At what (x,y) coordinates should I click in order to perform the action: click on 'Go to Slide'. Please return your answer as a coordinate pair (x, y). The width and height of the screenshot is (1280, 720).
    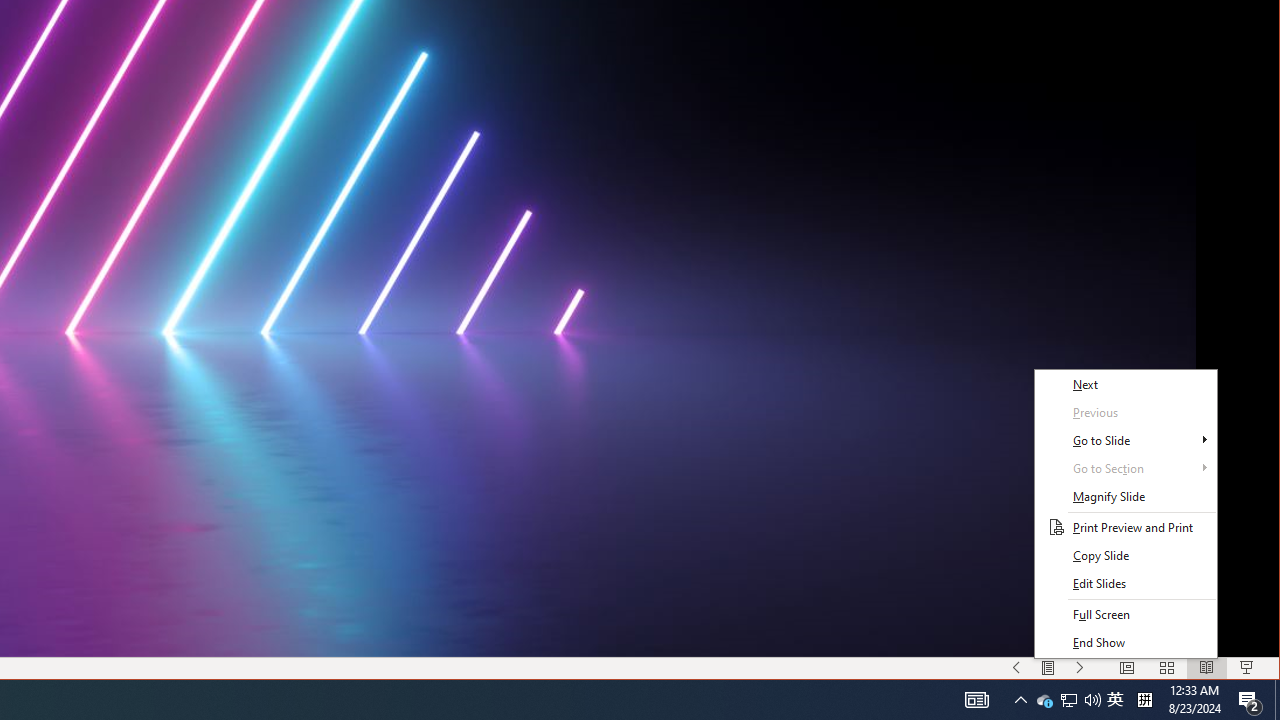
    Looking at the image, I should click on (1125, 440).